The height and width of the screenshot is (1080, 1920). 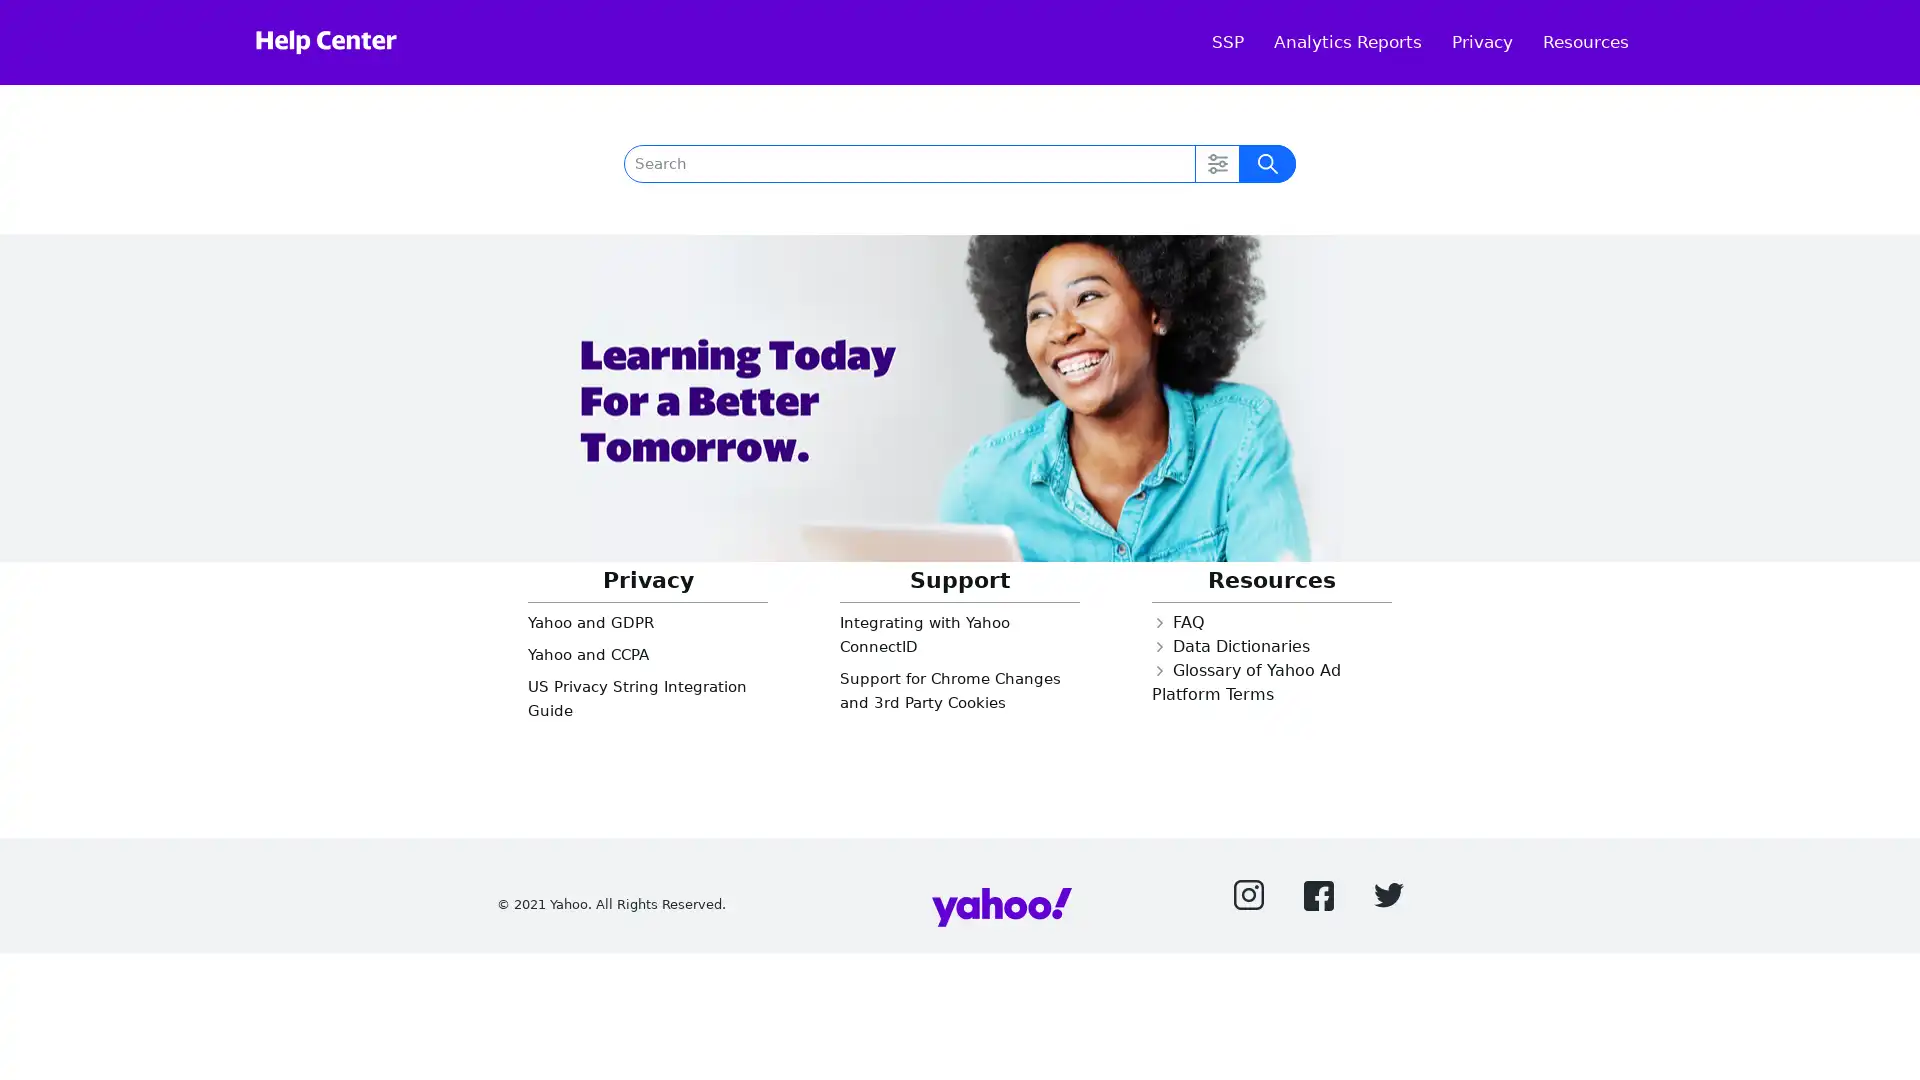 What do you see at coordinates (1245, 681) in the screenshot?
I see `Closed Glossary of Yahoo Ad Platform Terms` at bounding box center [1245, 681].